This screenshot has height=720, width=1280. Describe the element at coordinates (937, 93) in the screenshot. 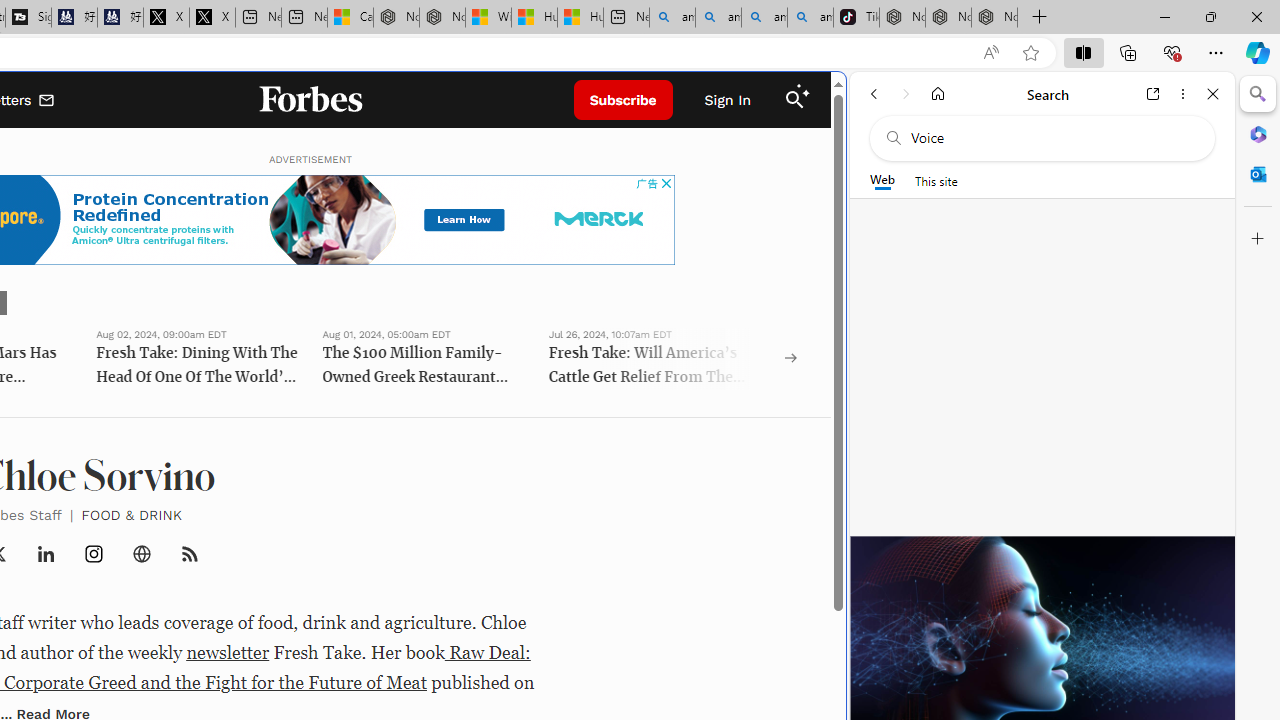

I see `'Home'` at that location.